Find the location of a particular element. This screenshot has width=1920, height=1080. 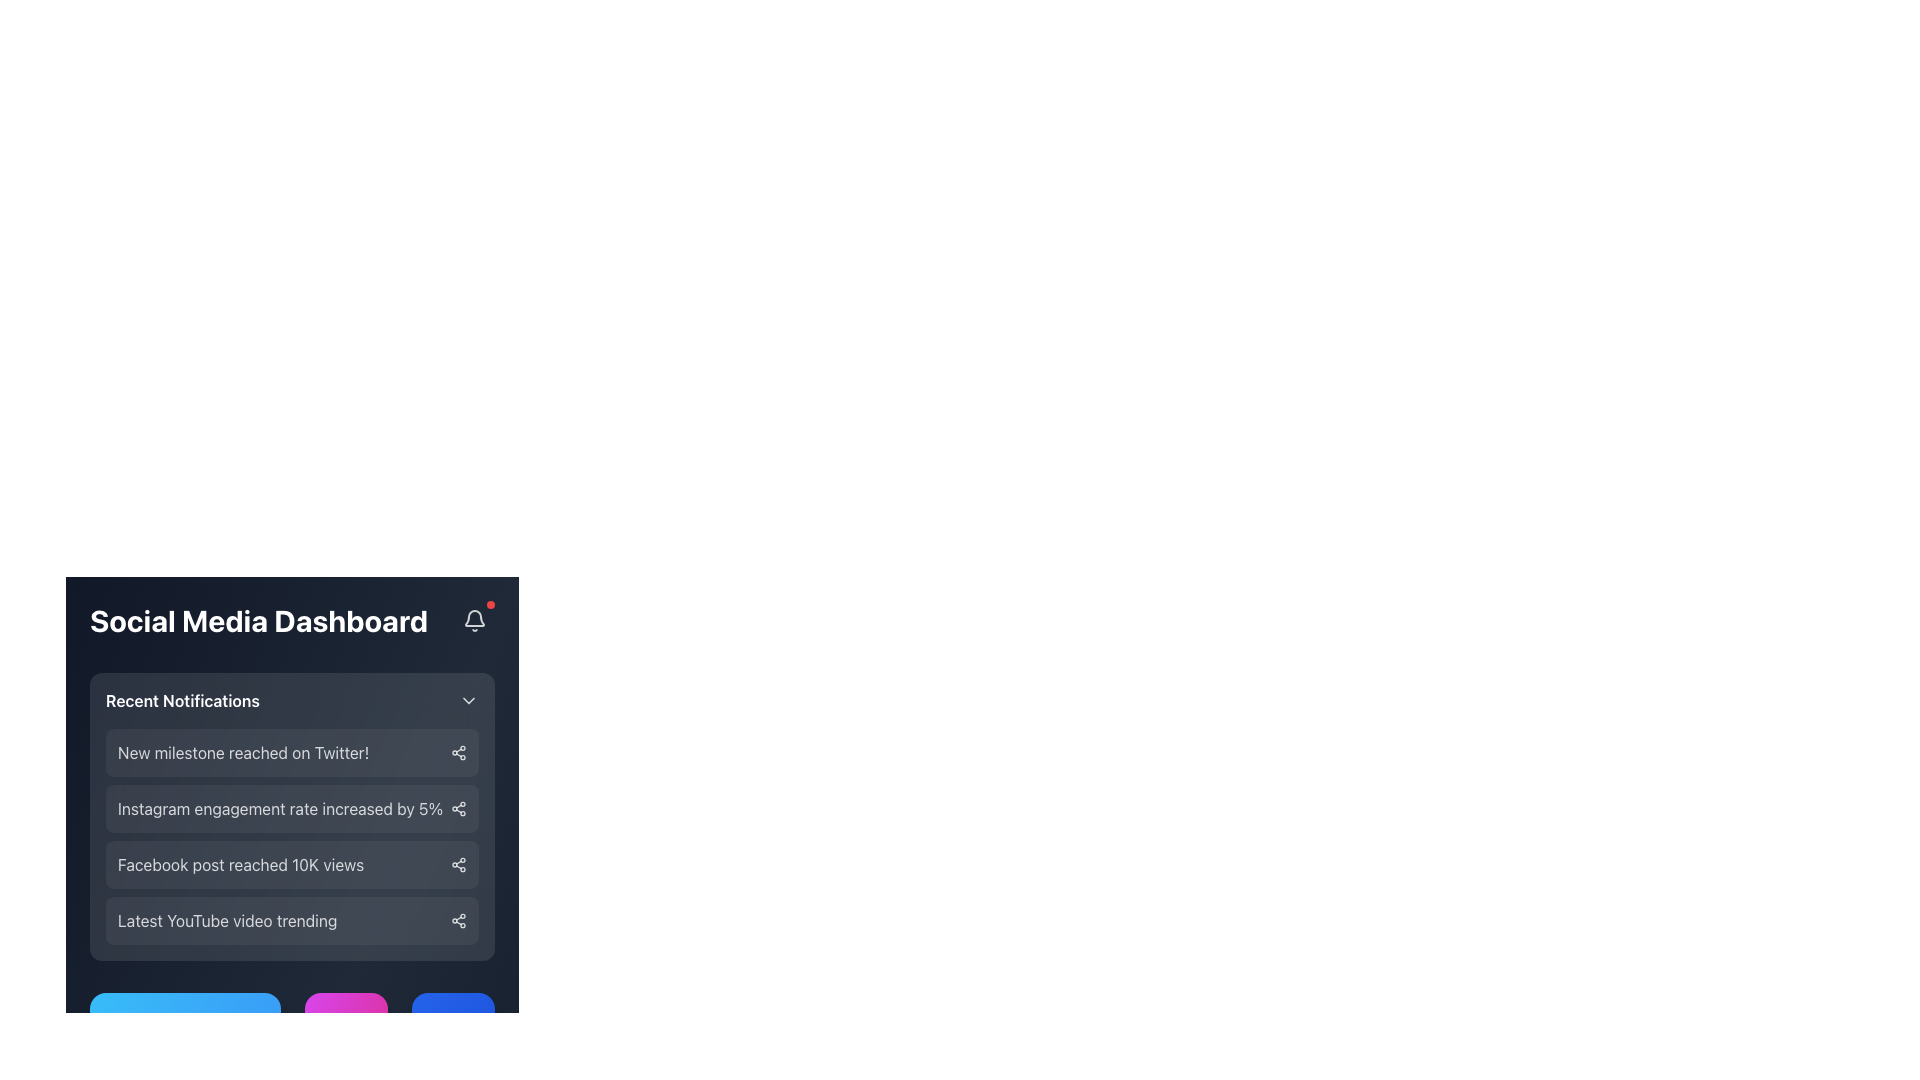

the chevron icon in the upper-right corner of the 'Recent Notifications' section is located at coordinates (468, 700).